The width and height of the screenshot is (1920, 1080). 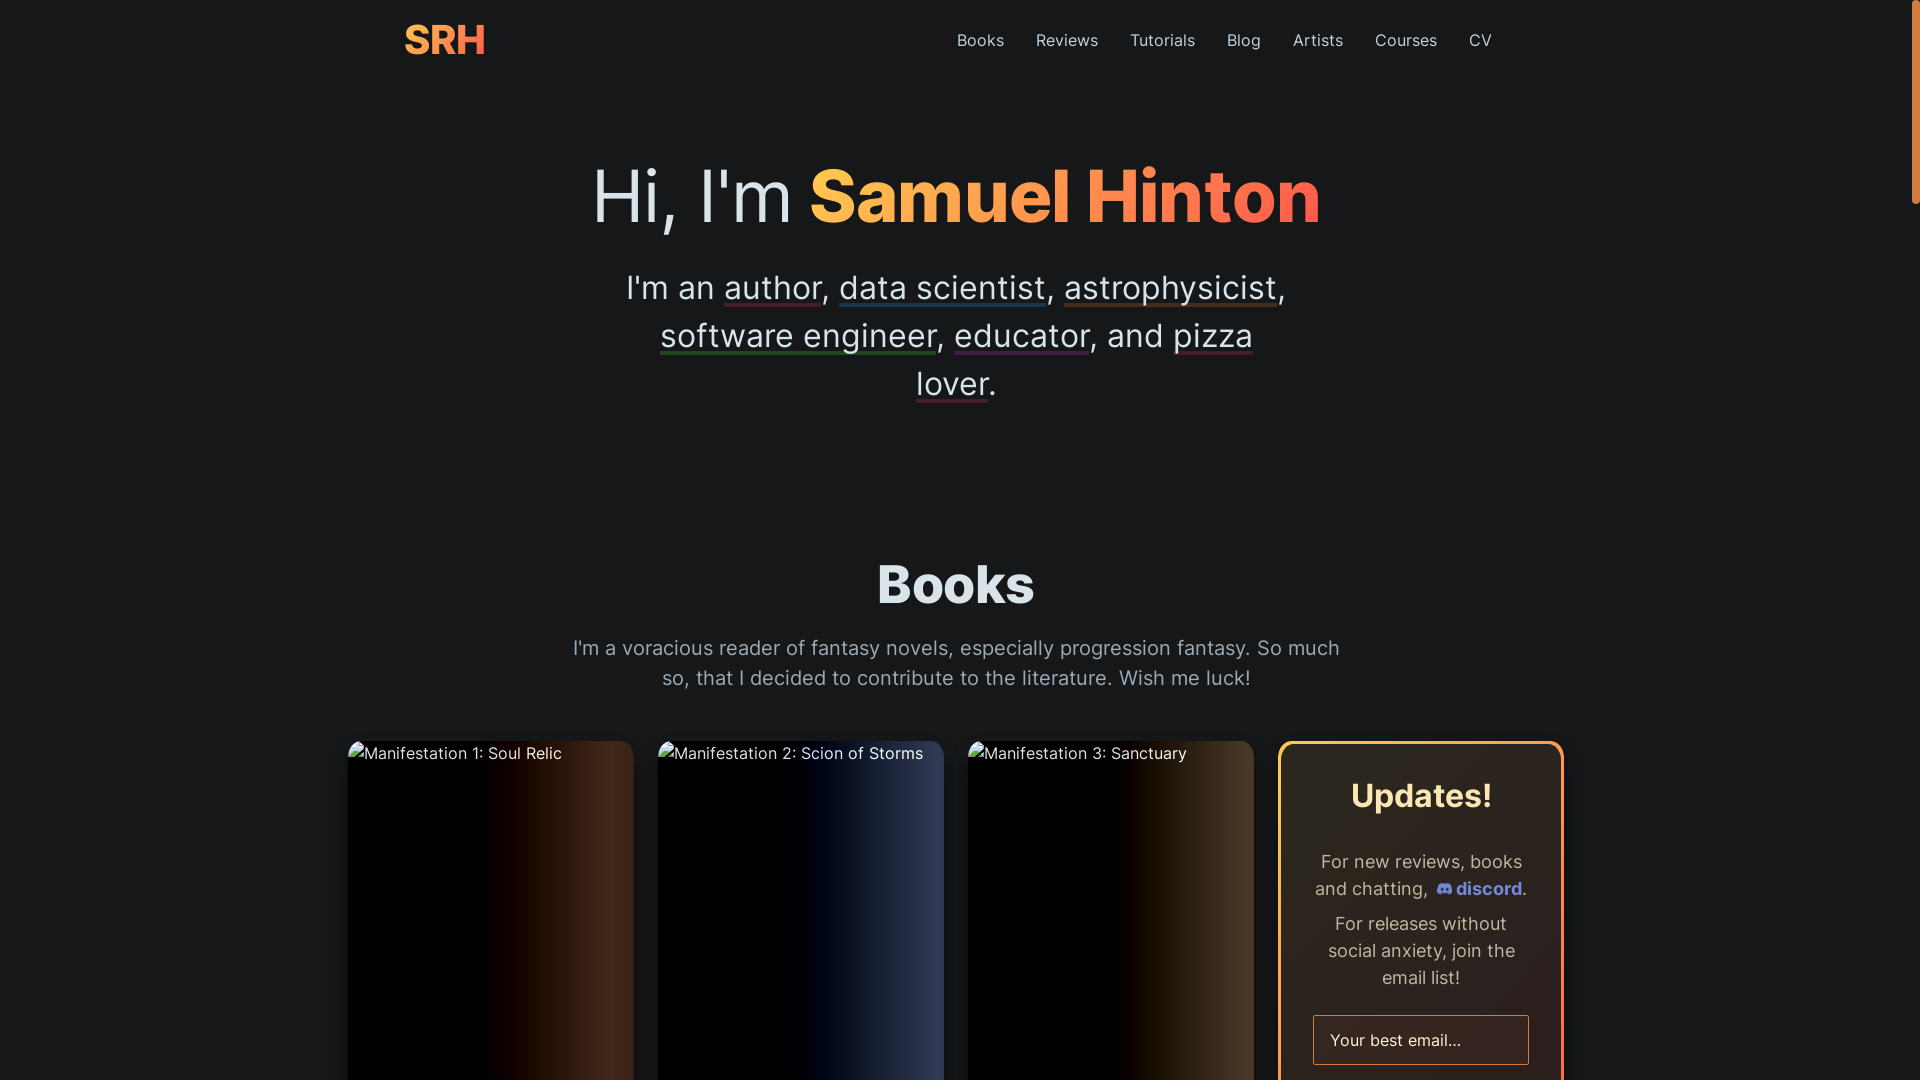 I want to click on 'software engineer', so click(x=796, y=334).